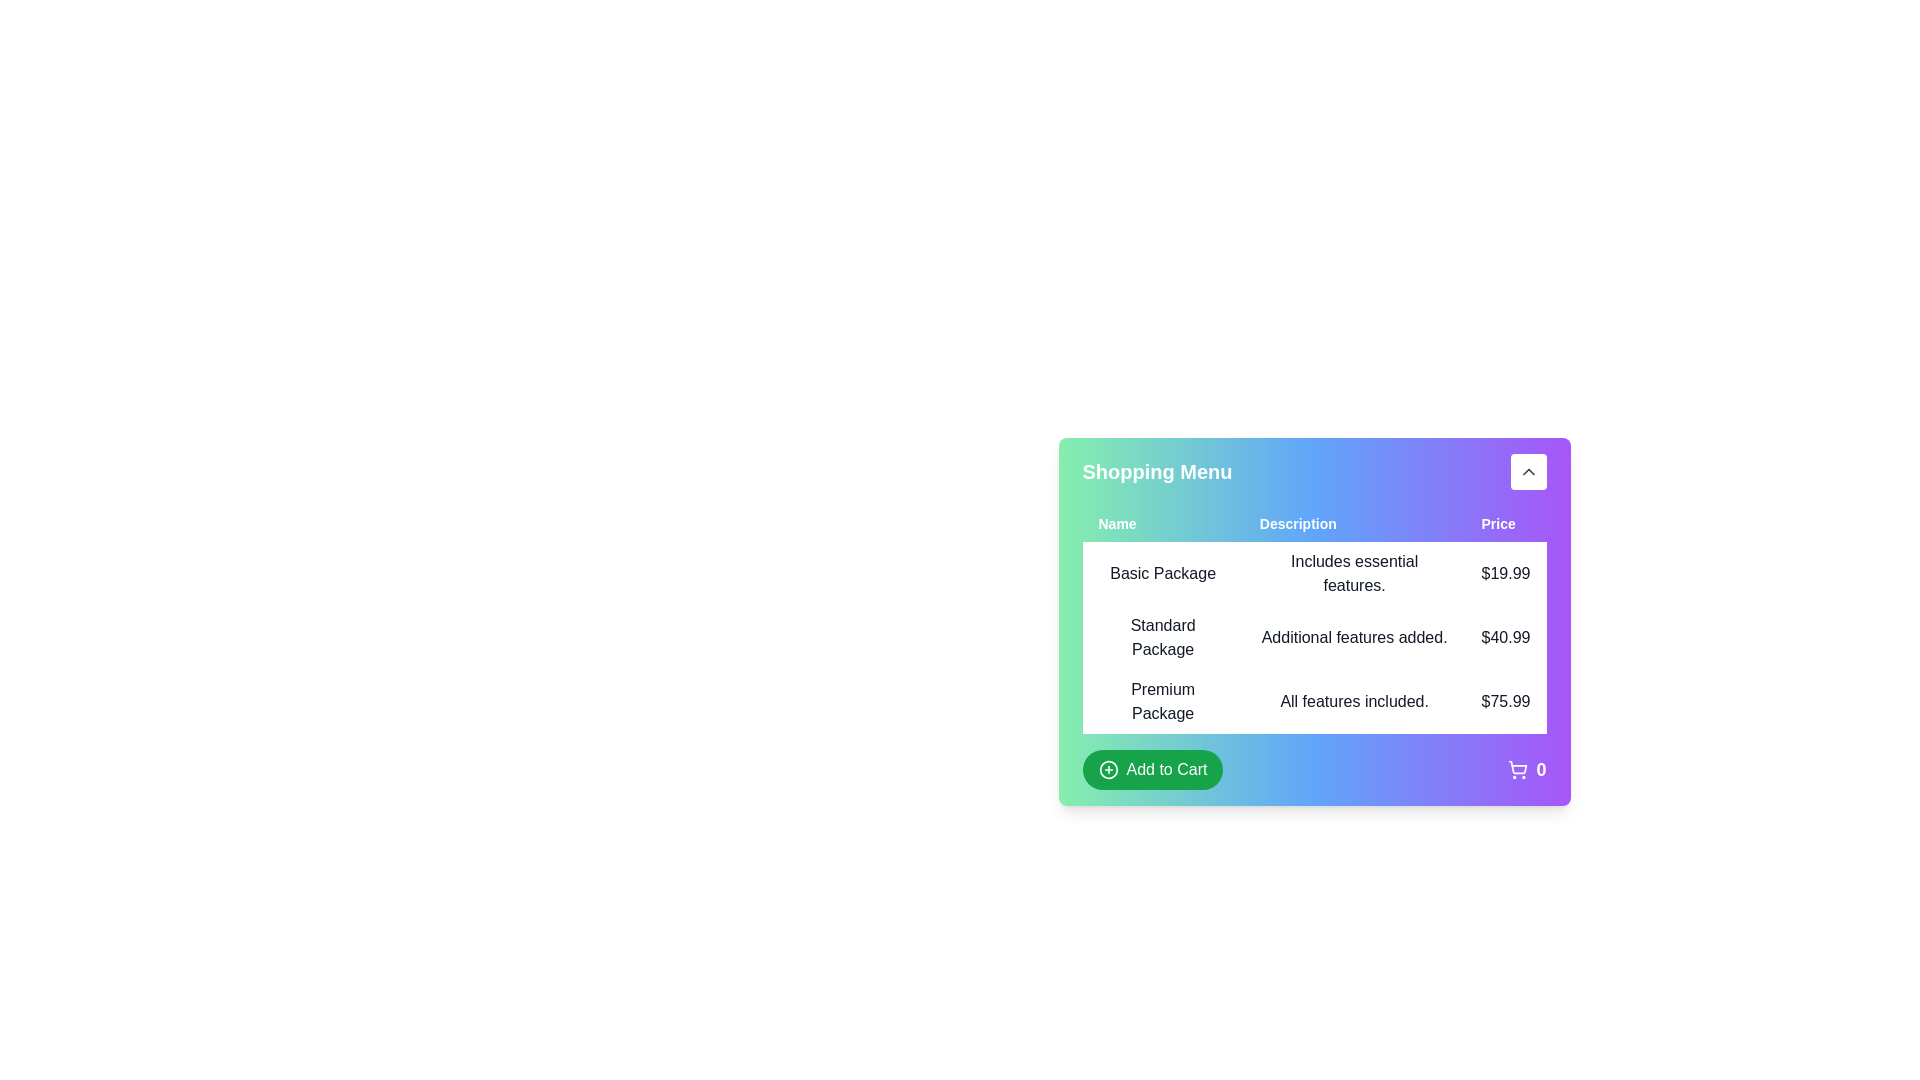 The image size is (1920, 1080). What do you see at coordinates (1163, 574) in the screenshot?
I see `the text label displaying 'Basic Package' in a black font within the pricing menu` at bounding box center [1163, 574].